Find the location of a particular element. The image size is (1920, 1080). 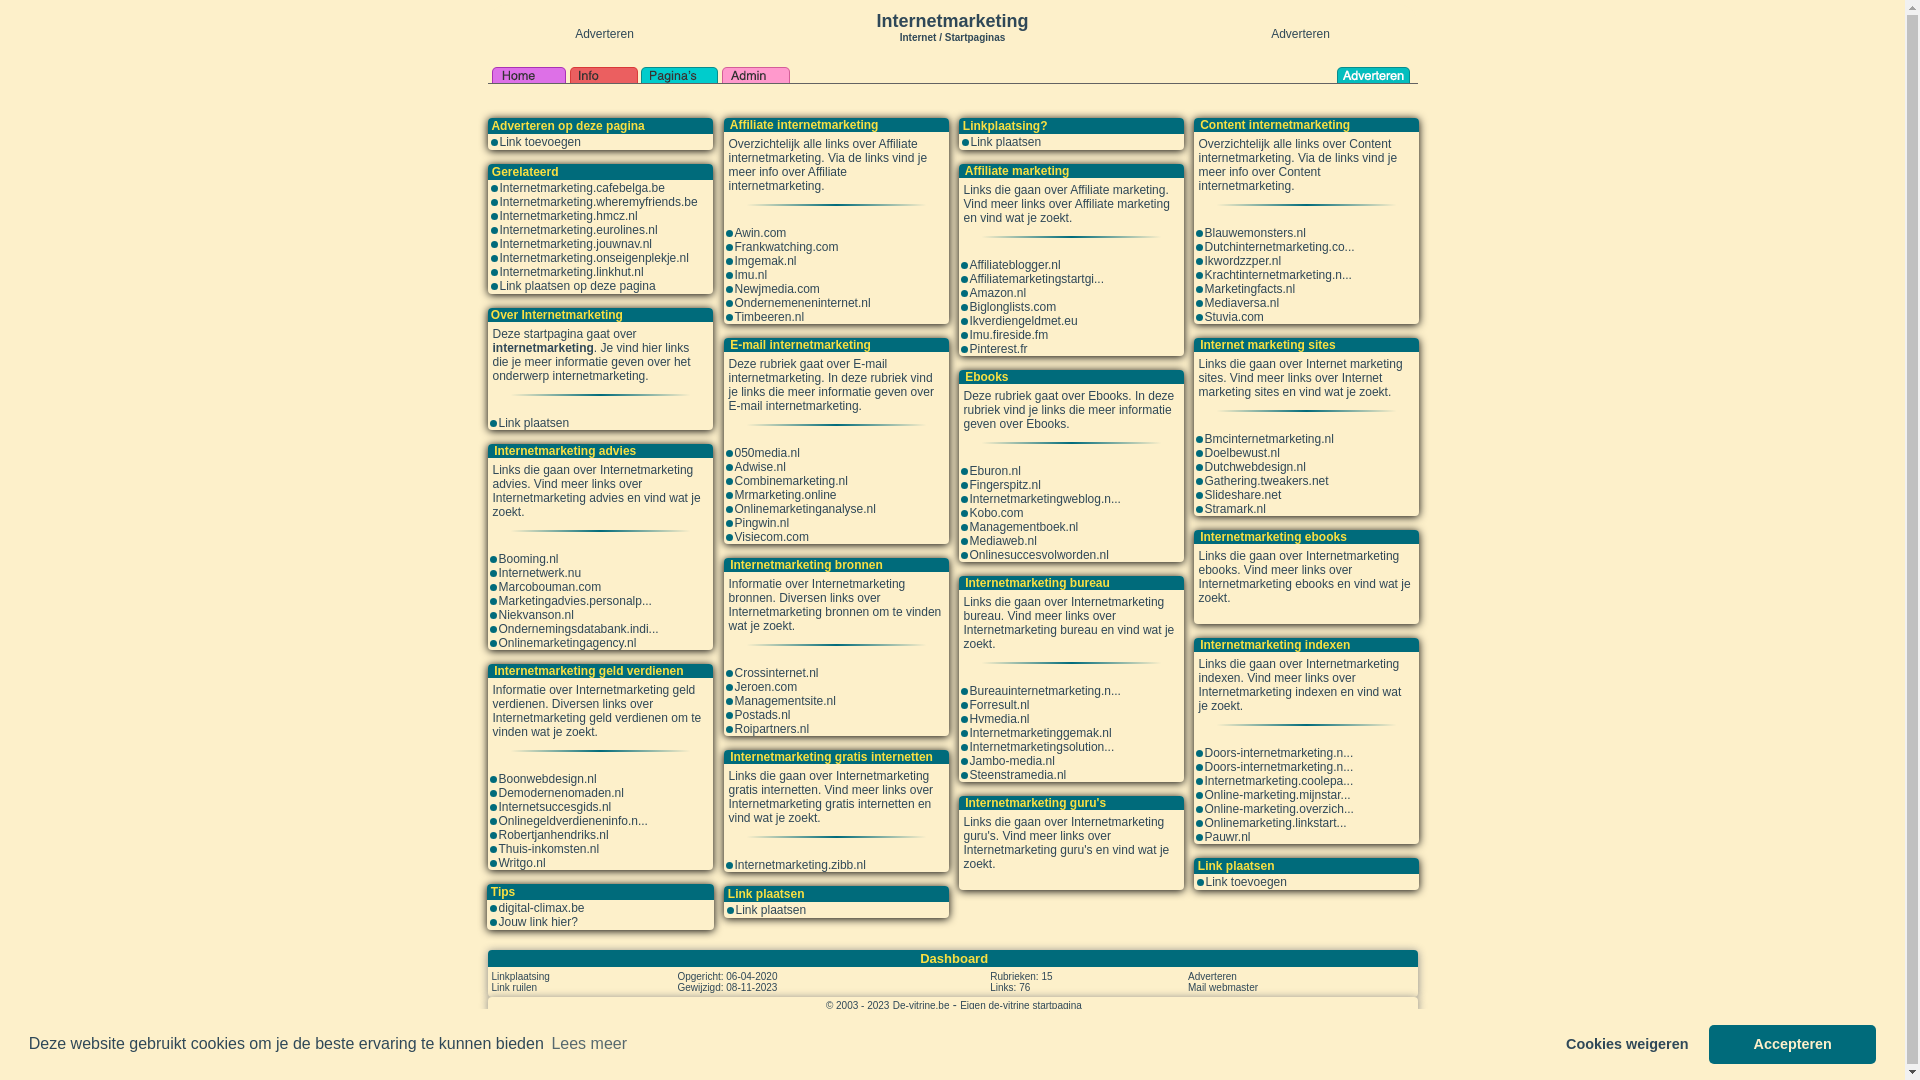

'Robertjanhendriks.nl' is located at coordinates (552, 834).